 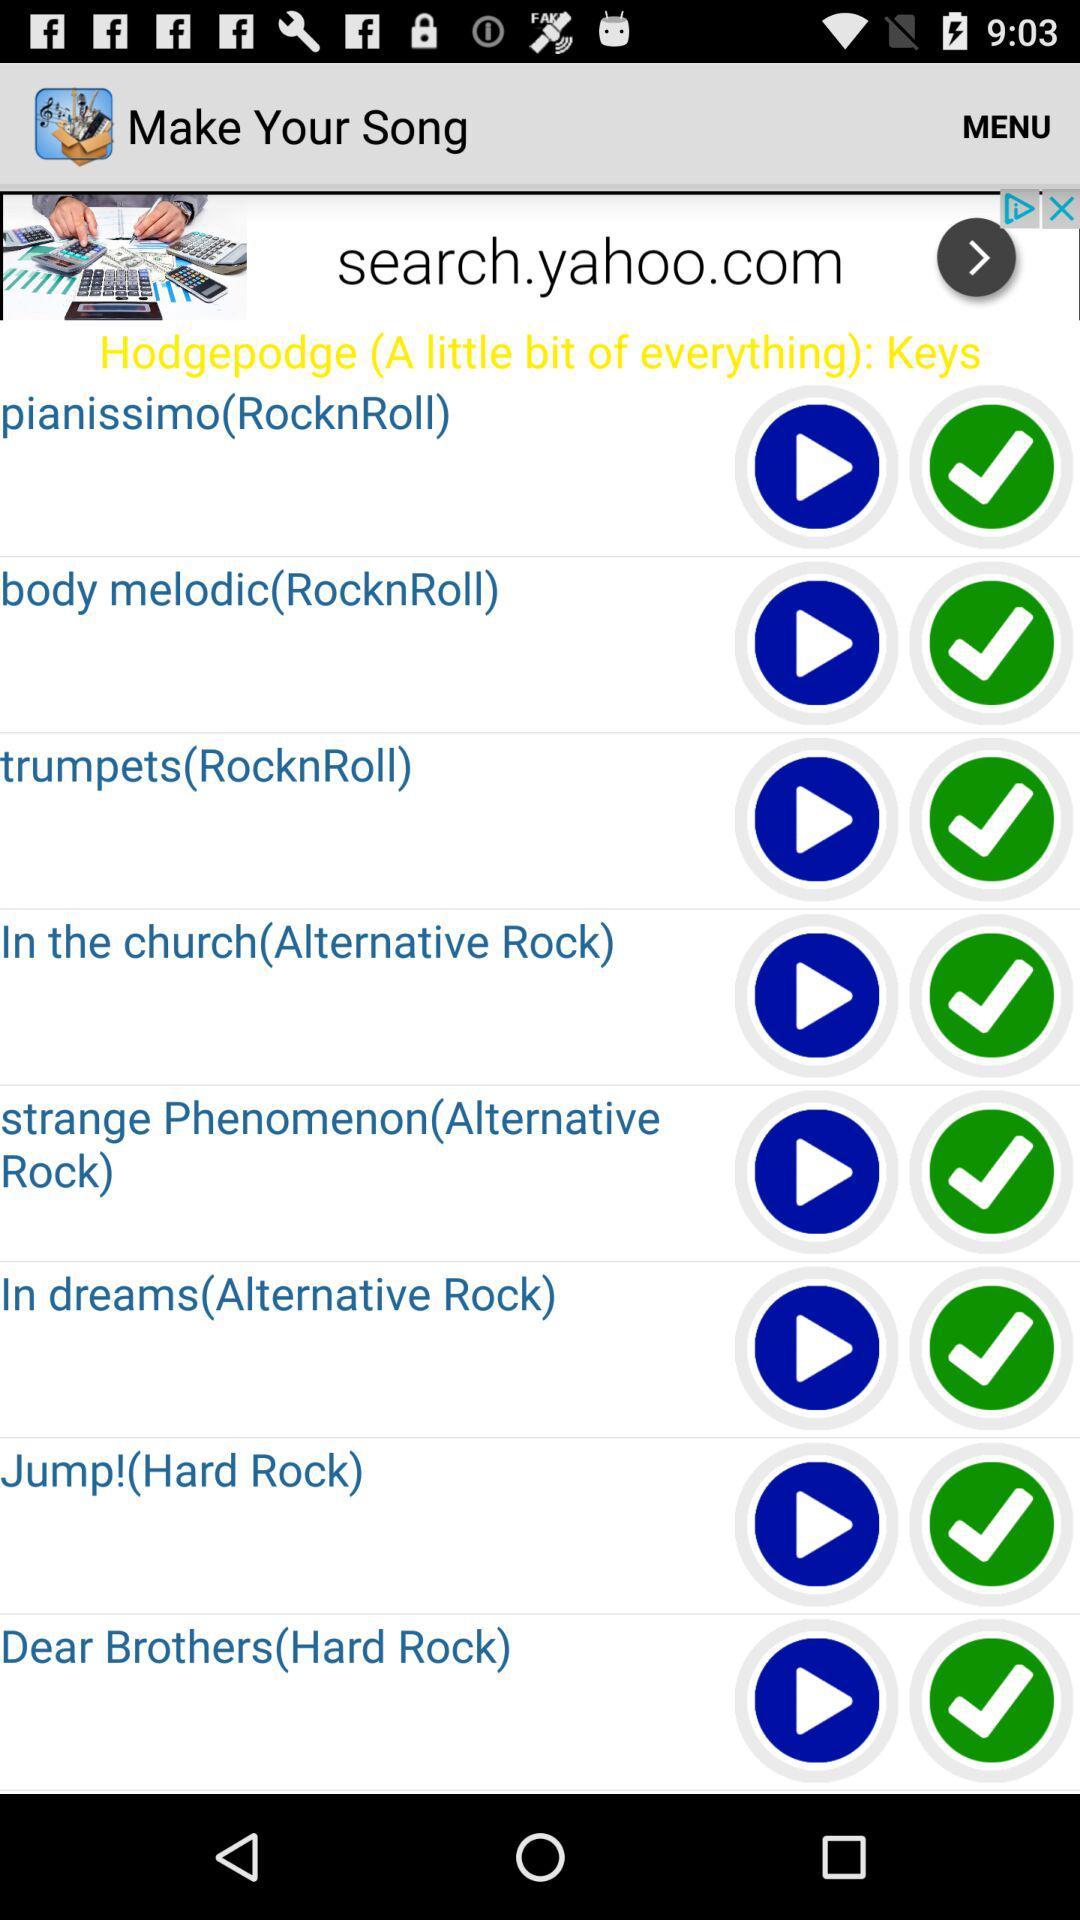 I want to click on songs, so click(x=817, y=1524).